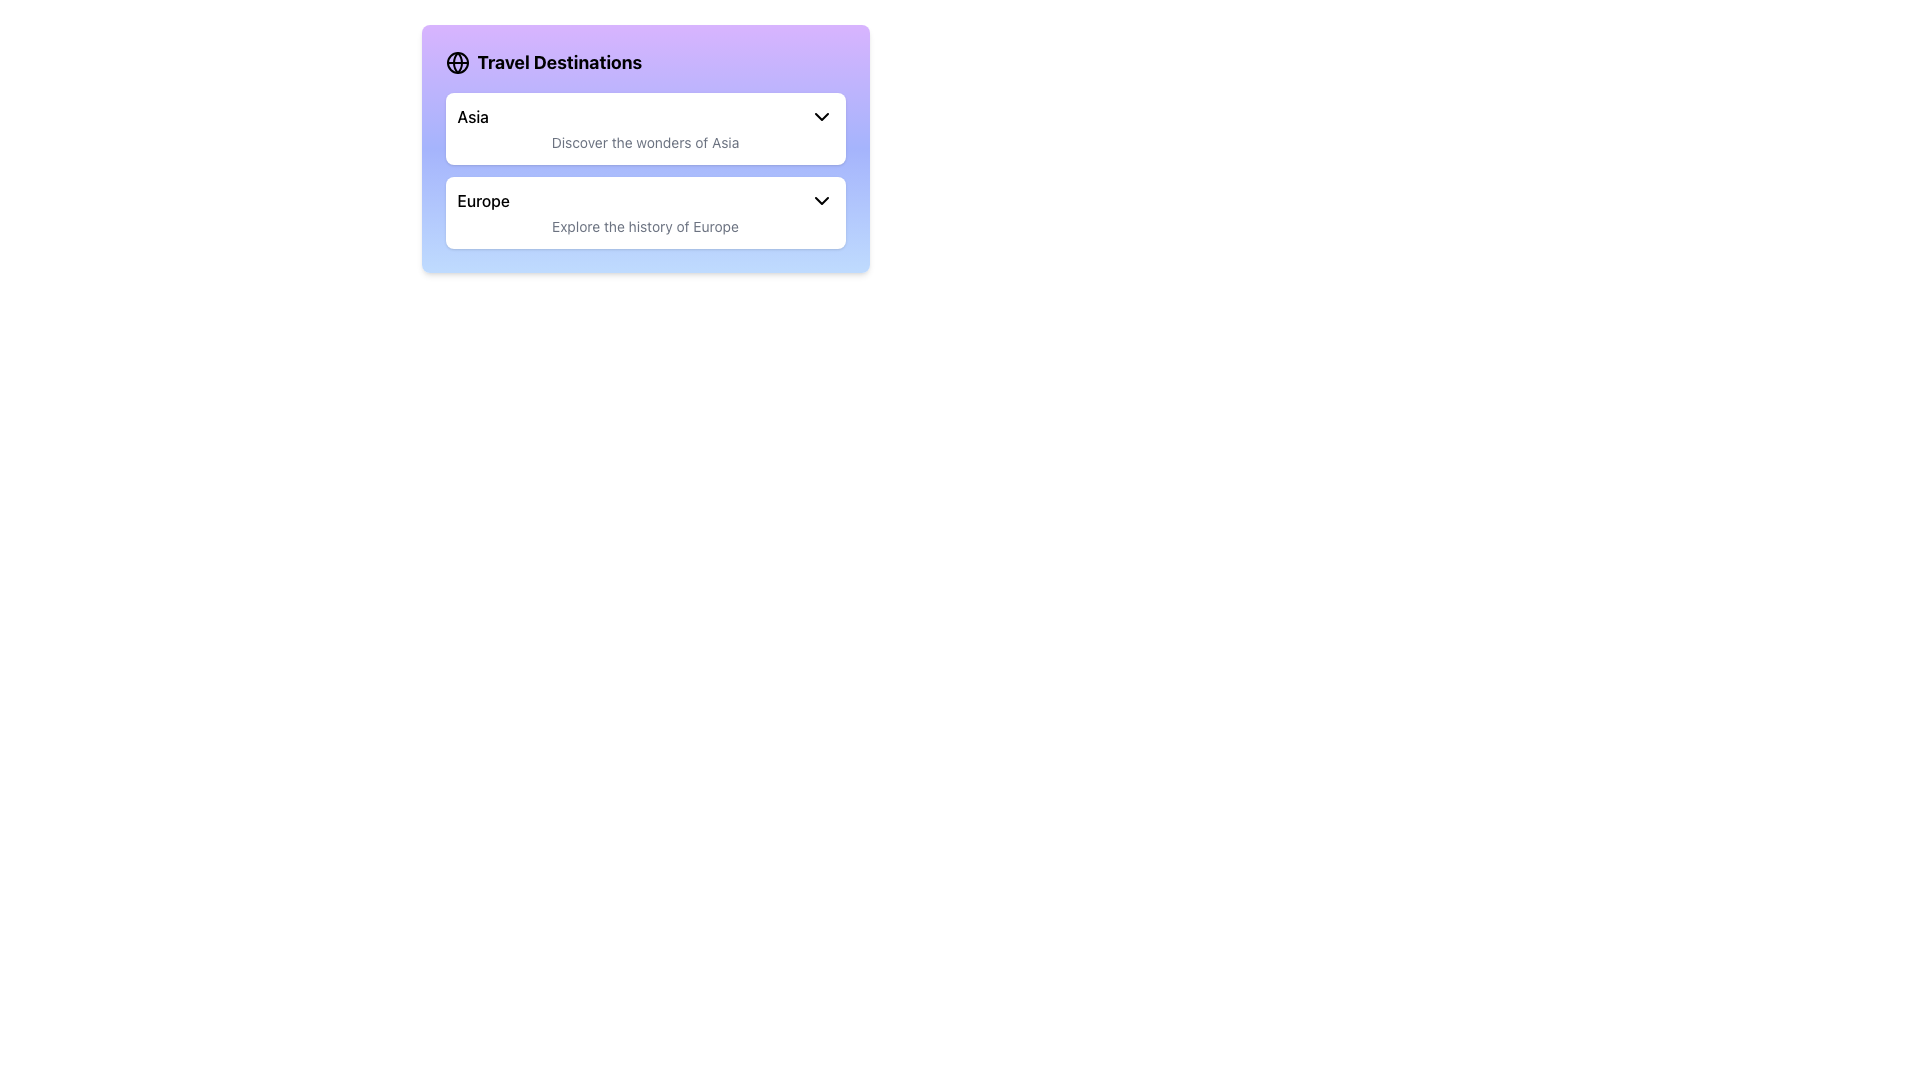  Describe the element at coordinates (645, 128) in the screenshot. I see `the Interactive Card for 'Asia'` at that location.